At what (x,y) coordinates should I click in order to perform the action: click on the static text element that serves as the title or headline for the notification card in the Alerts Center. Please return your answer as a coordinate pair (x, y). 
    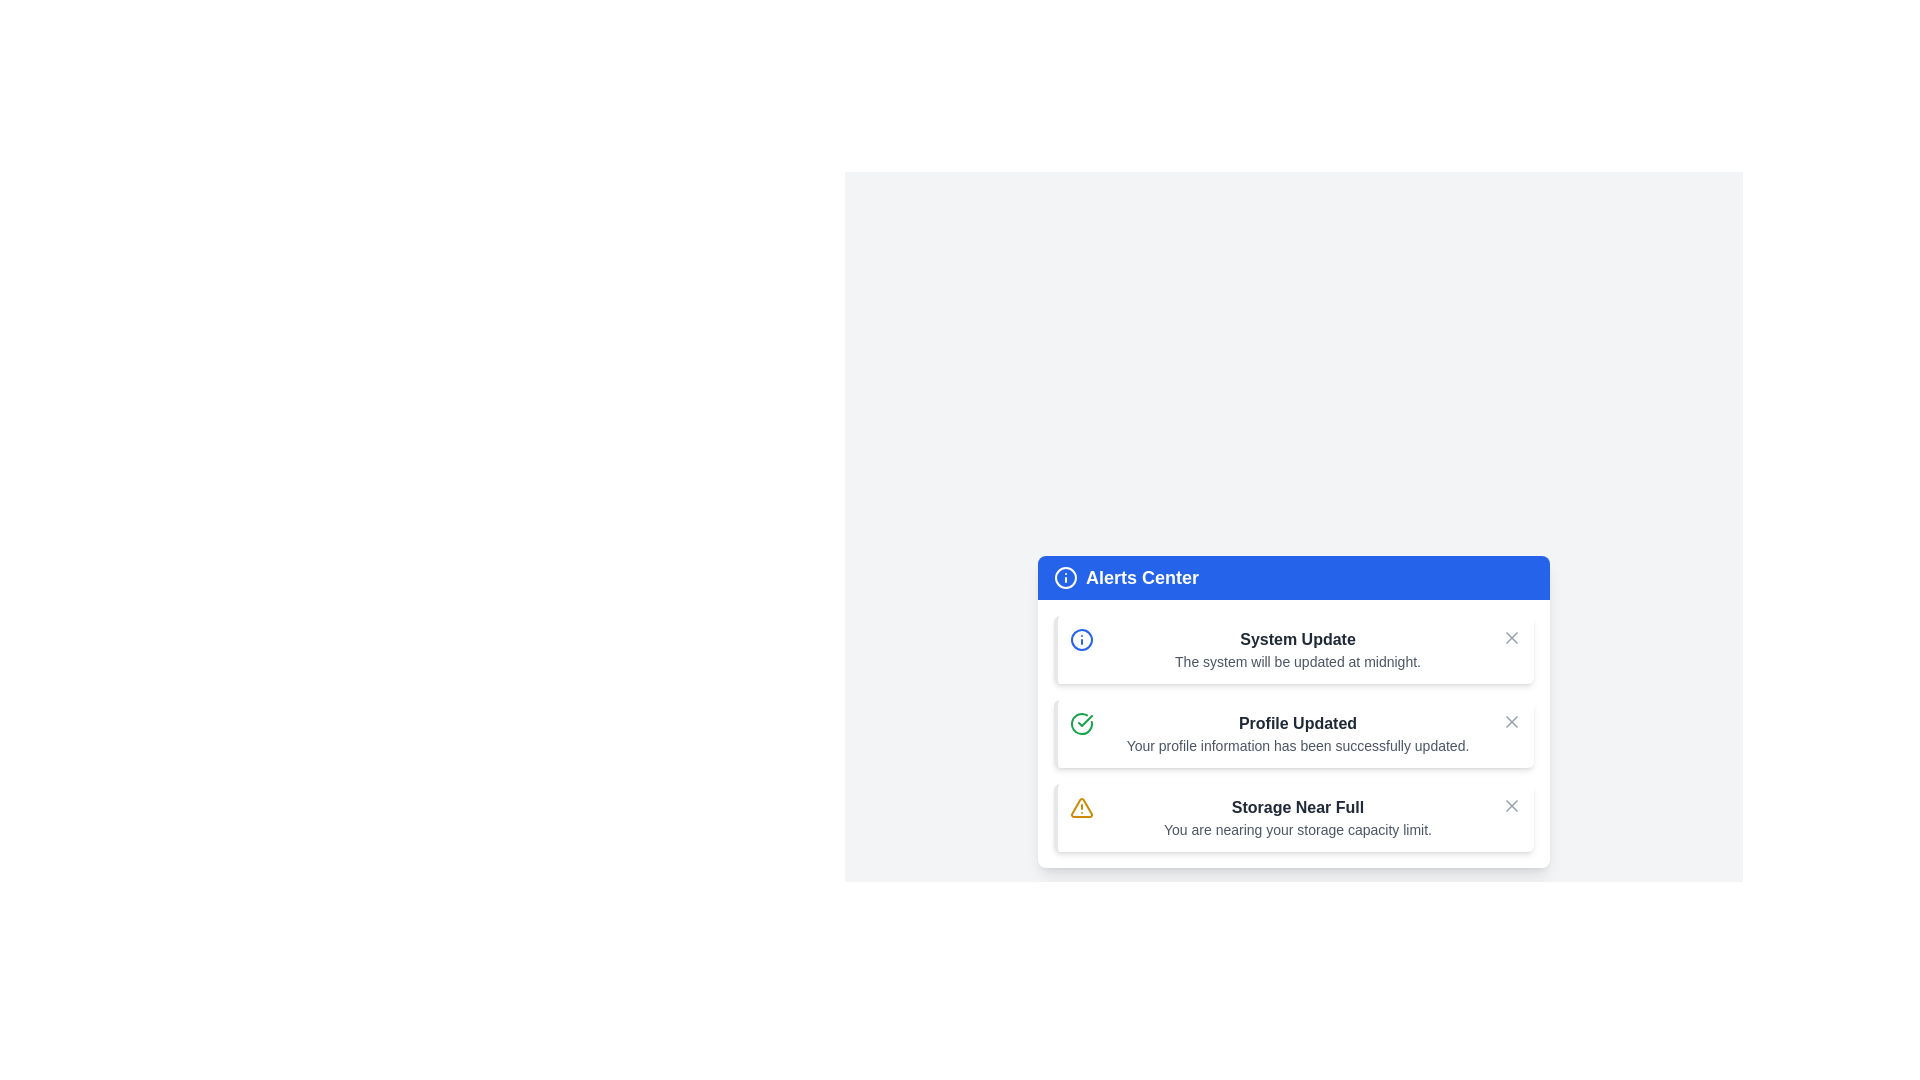
    Looking at the image, I should click on (1297, 640).